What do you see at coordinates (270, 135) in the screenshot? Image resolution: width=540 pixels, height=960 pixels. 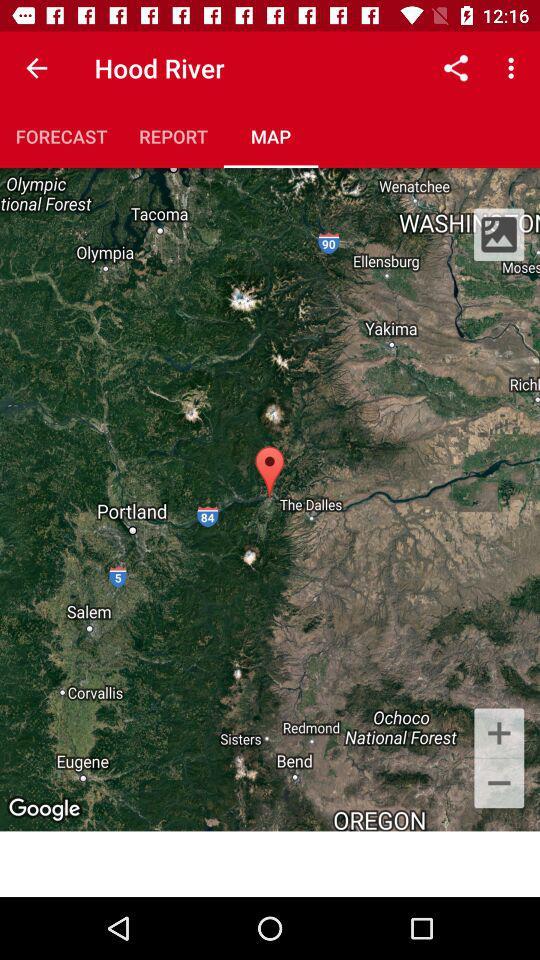 I see `map` at bounding box center [270, 135].